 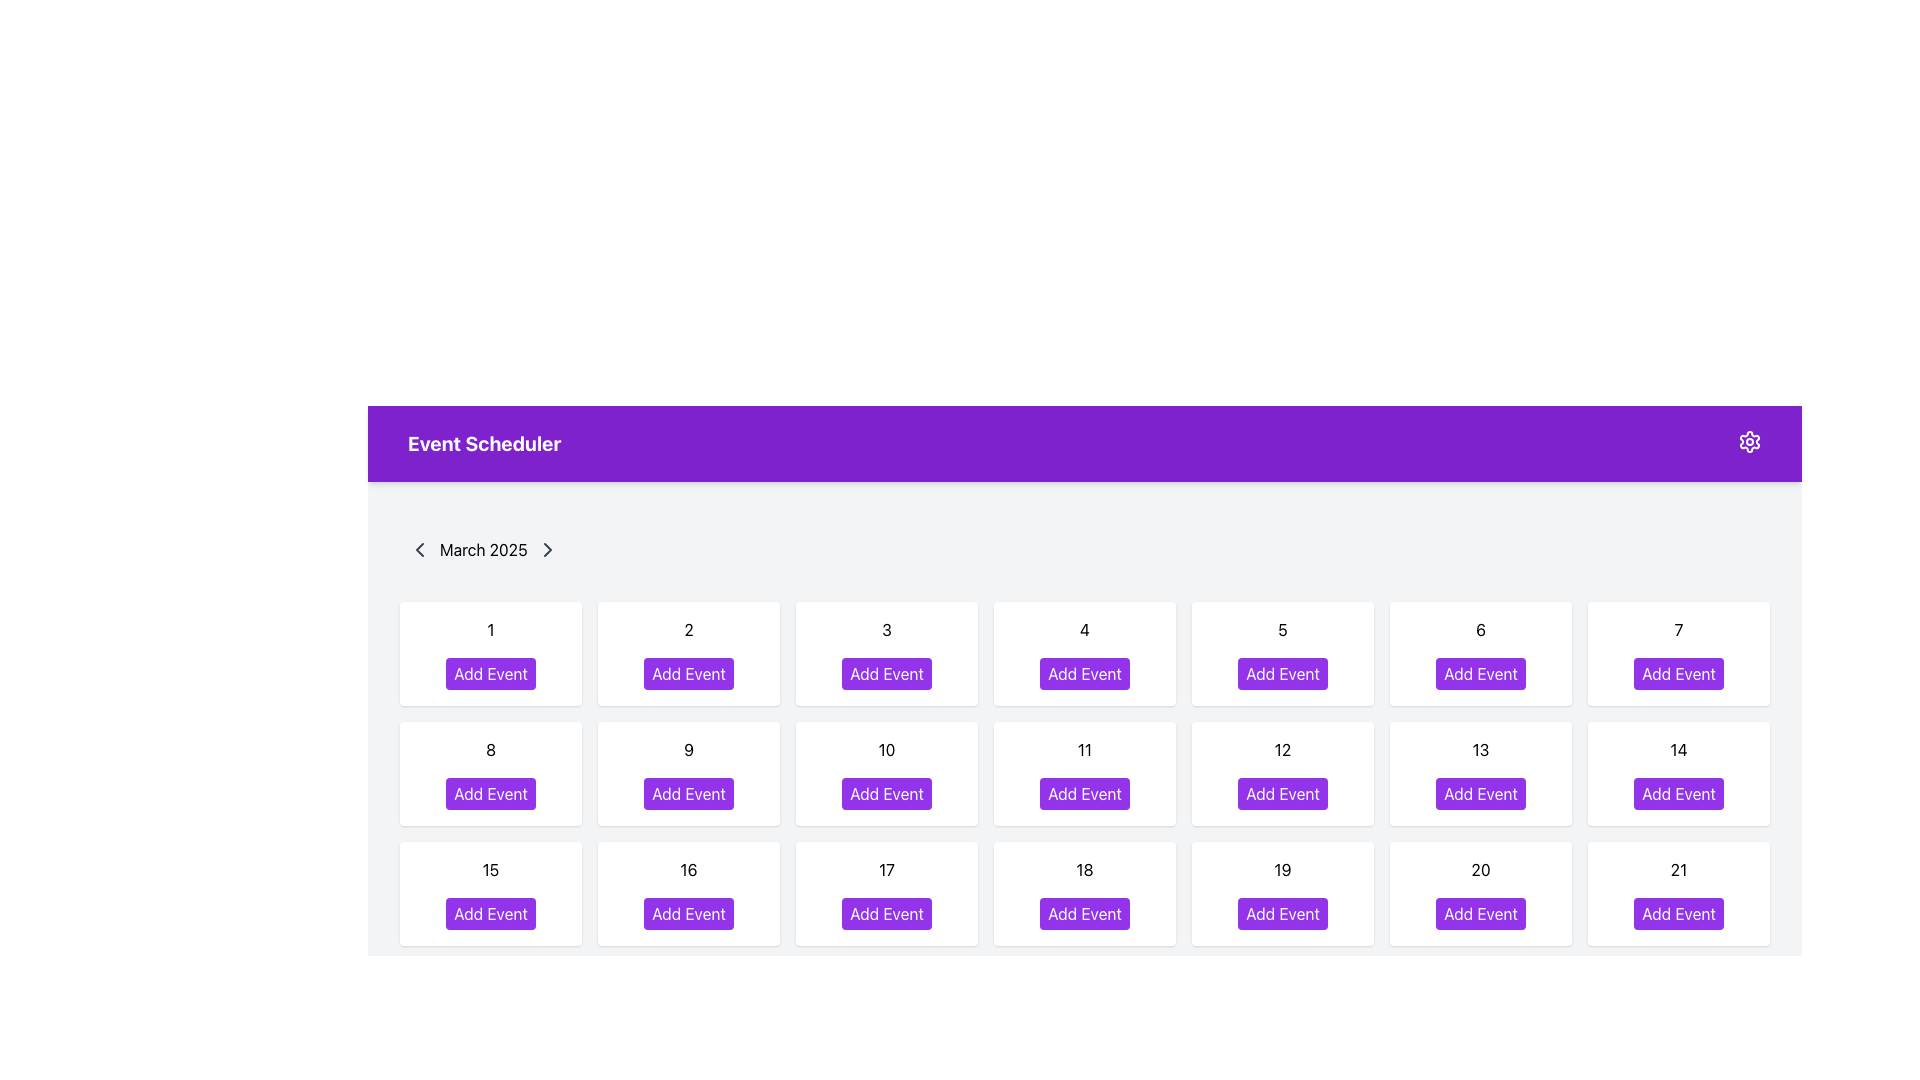 What do you see at coordinates (1679, 654) in the screenshot?
I see `the 'Add Event' button in the calendar interface representing the seventh day of the month` at bounding box center [1679, 654].